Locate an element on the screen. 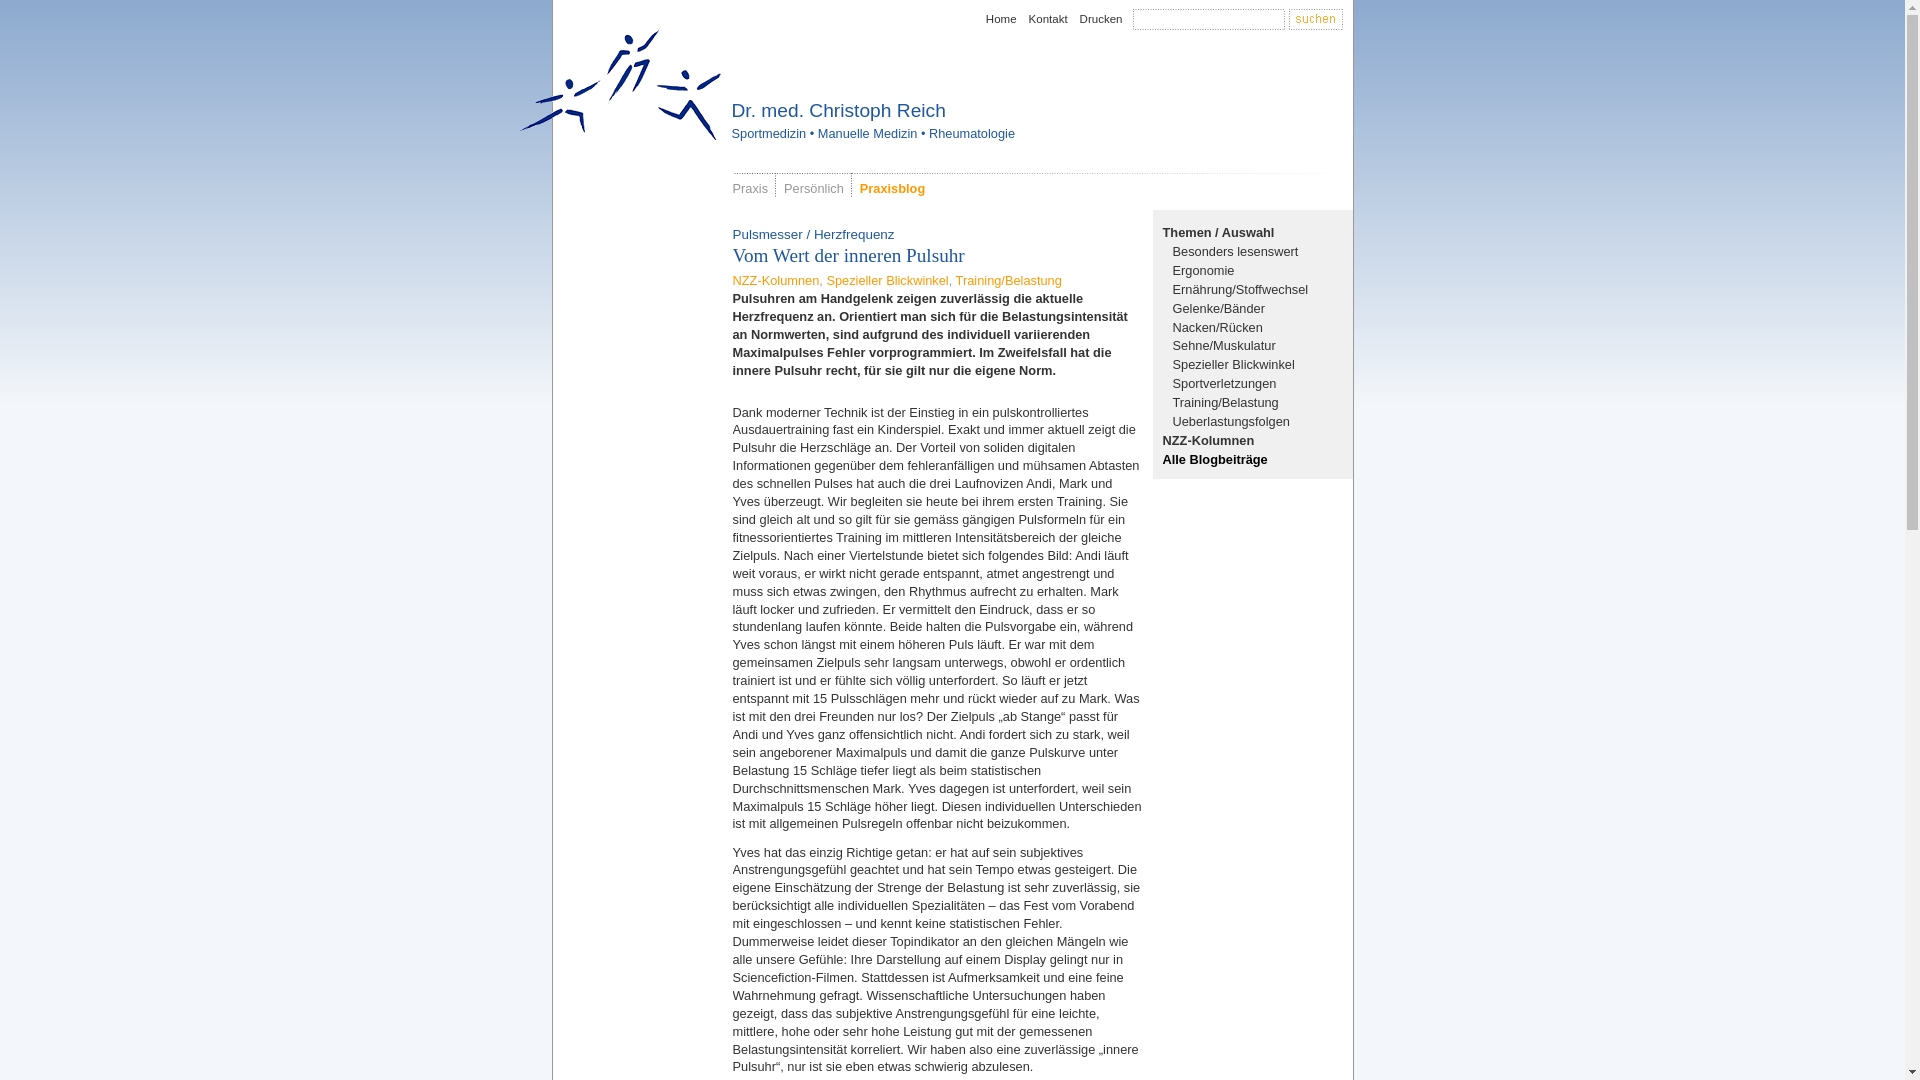  'Themen / Auswahl' is located at coordinates (1217, 231).